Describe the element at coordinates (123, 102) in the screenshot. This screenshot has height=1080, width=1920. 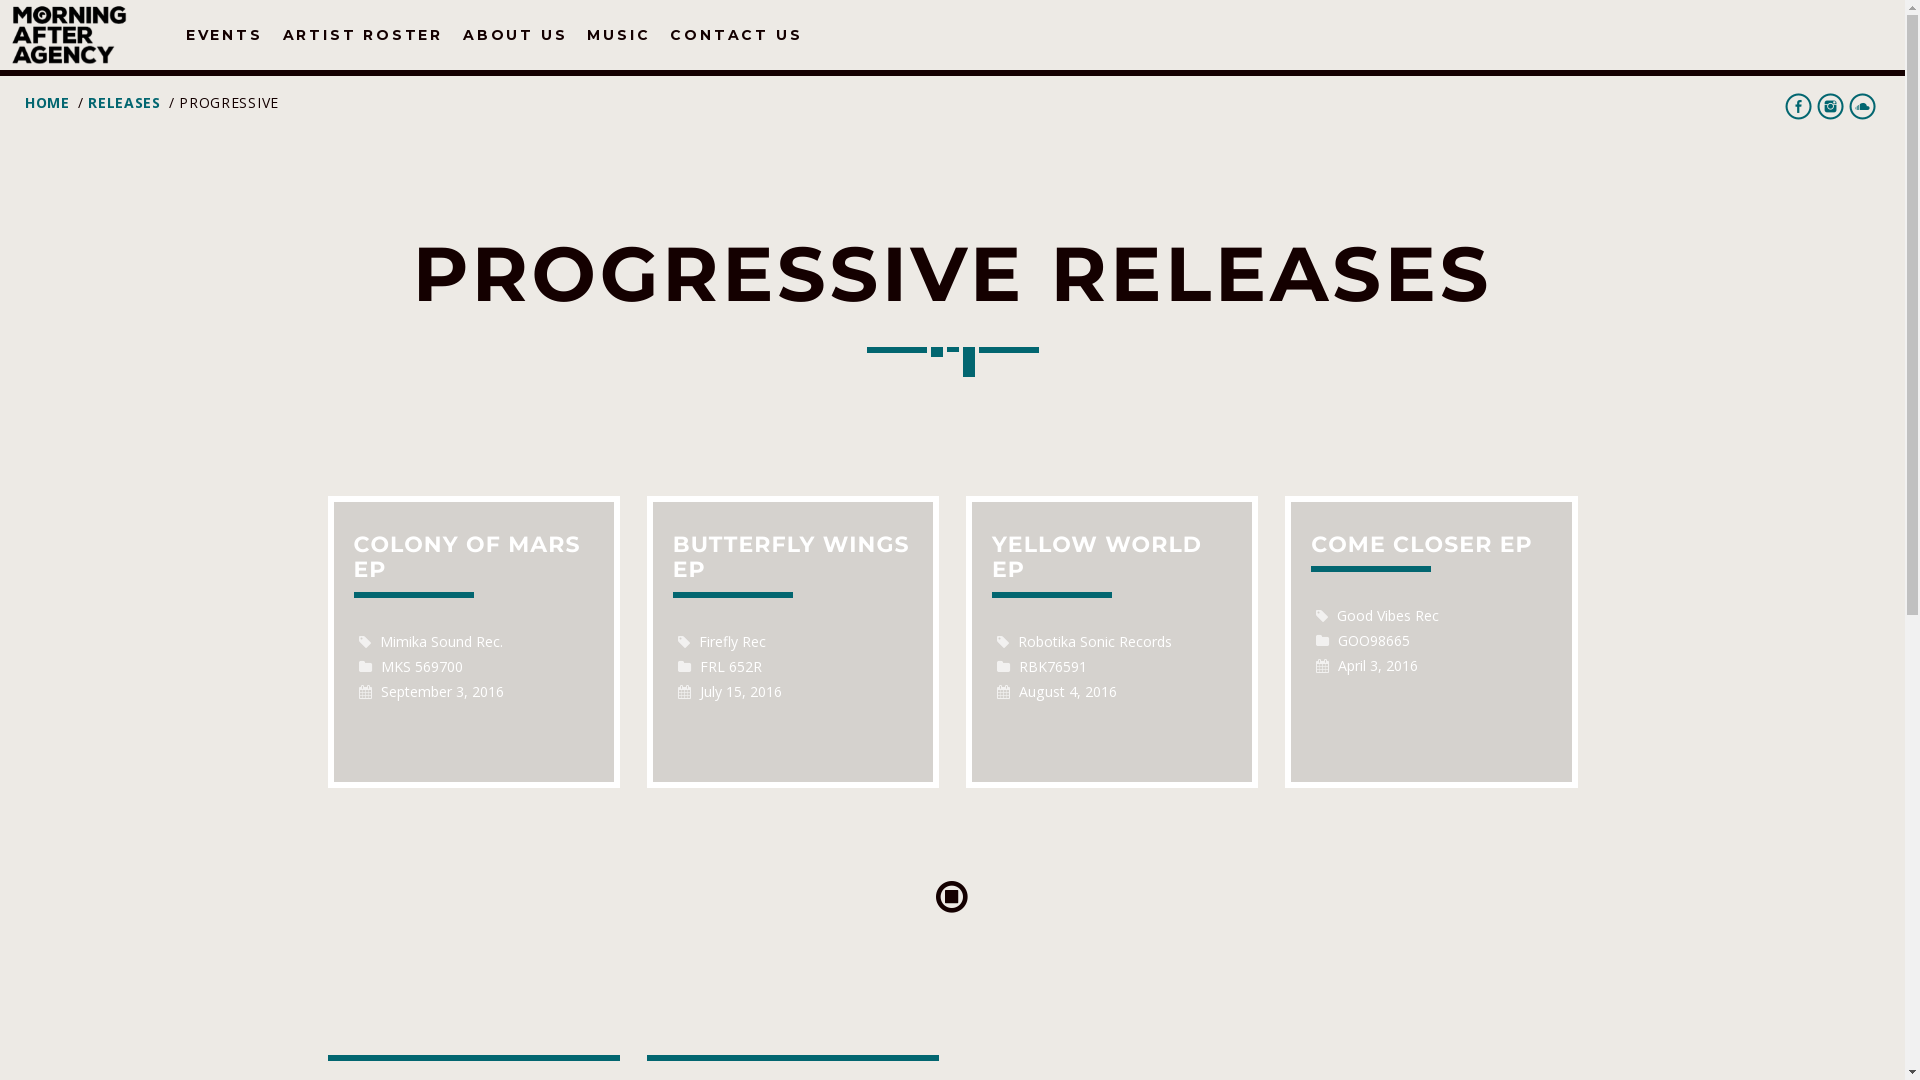
I see `'RELEASES'` at that location.